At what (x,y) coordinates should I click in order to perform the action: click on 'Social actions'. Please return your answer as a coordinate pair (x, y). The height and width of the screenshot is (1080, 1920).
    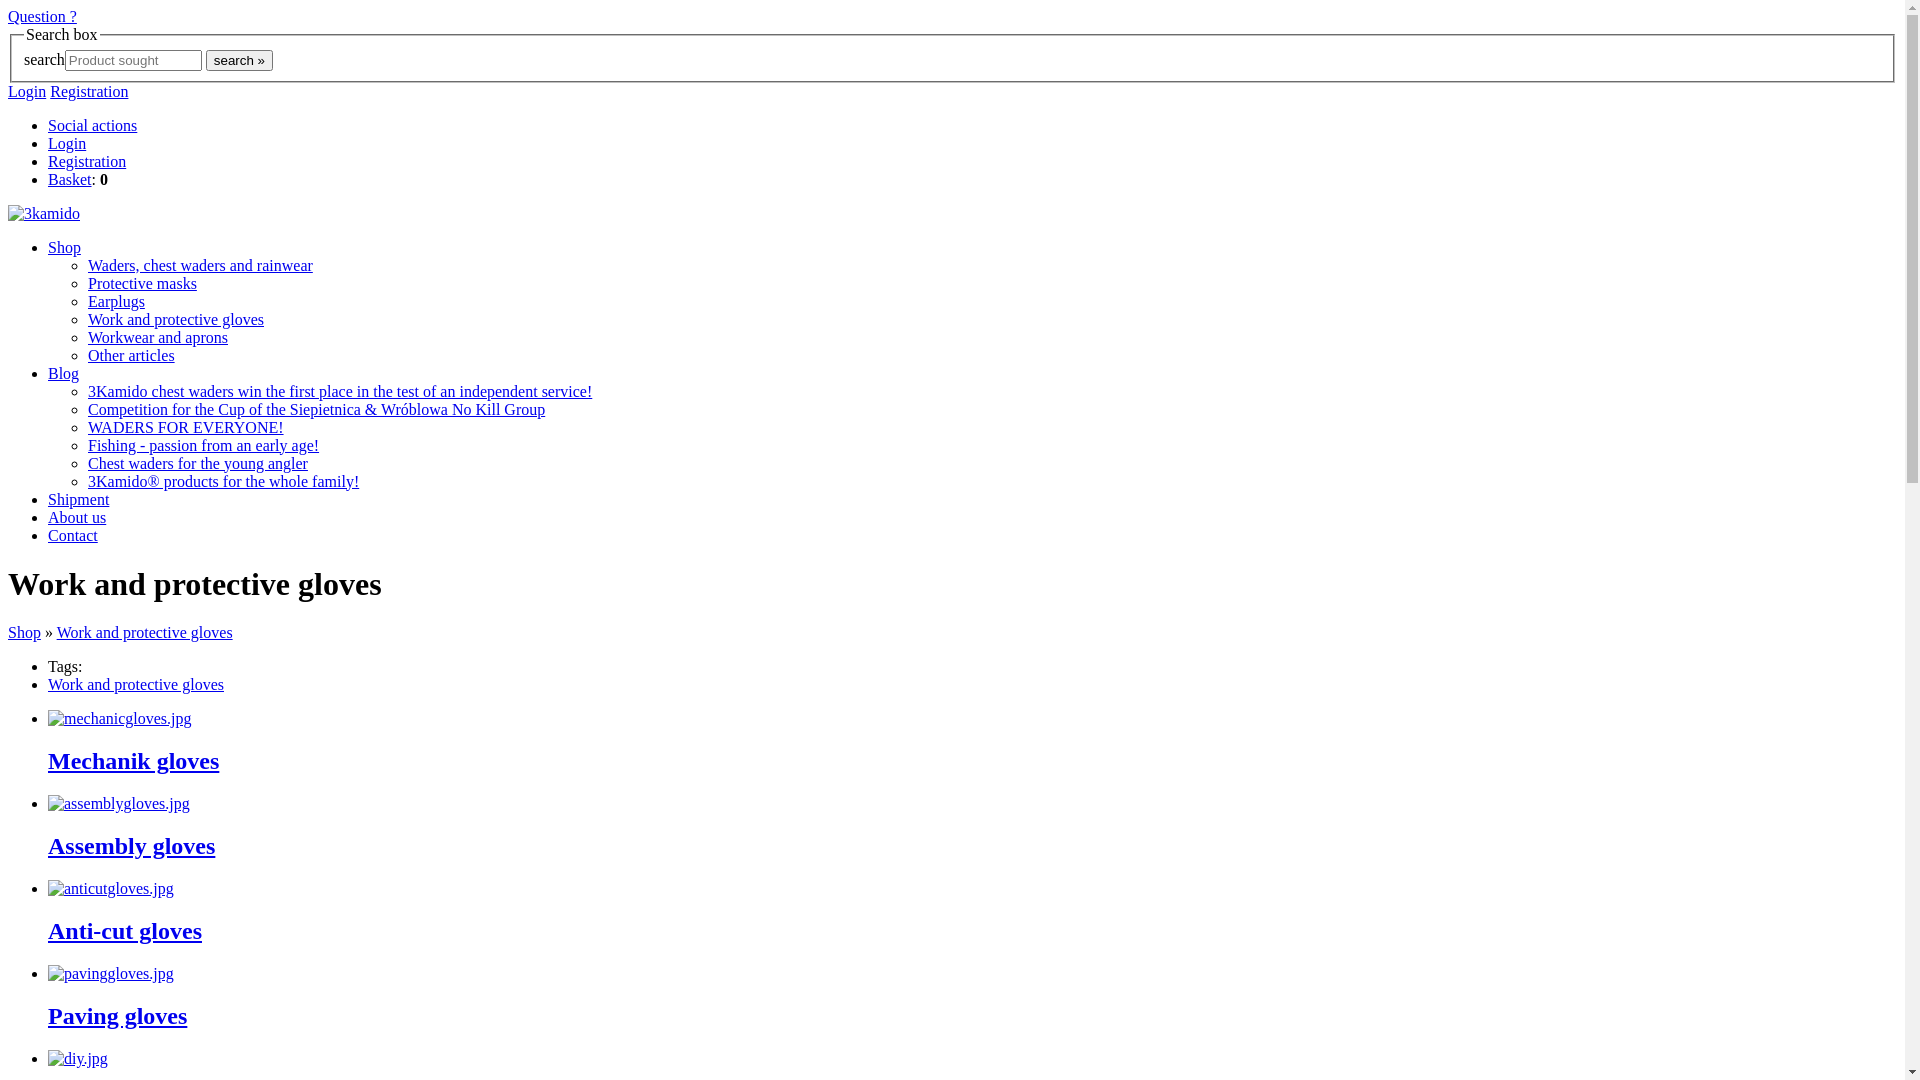
    Looking at the image, I should click on (91, 125).